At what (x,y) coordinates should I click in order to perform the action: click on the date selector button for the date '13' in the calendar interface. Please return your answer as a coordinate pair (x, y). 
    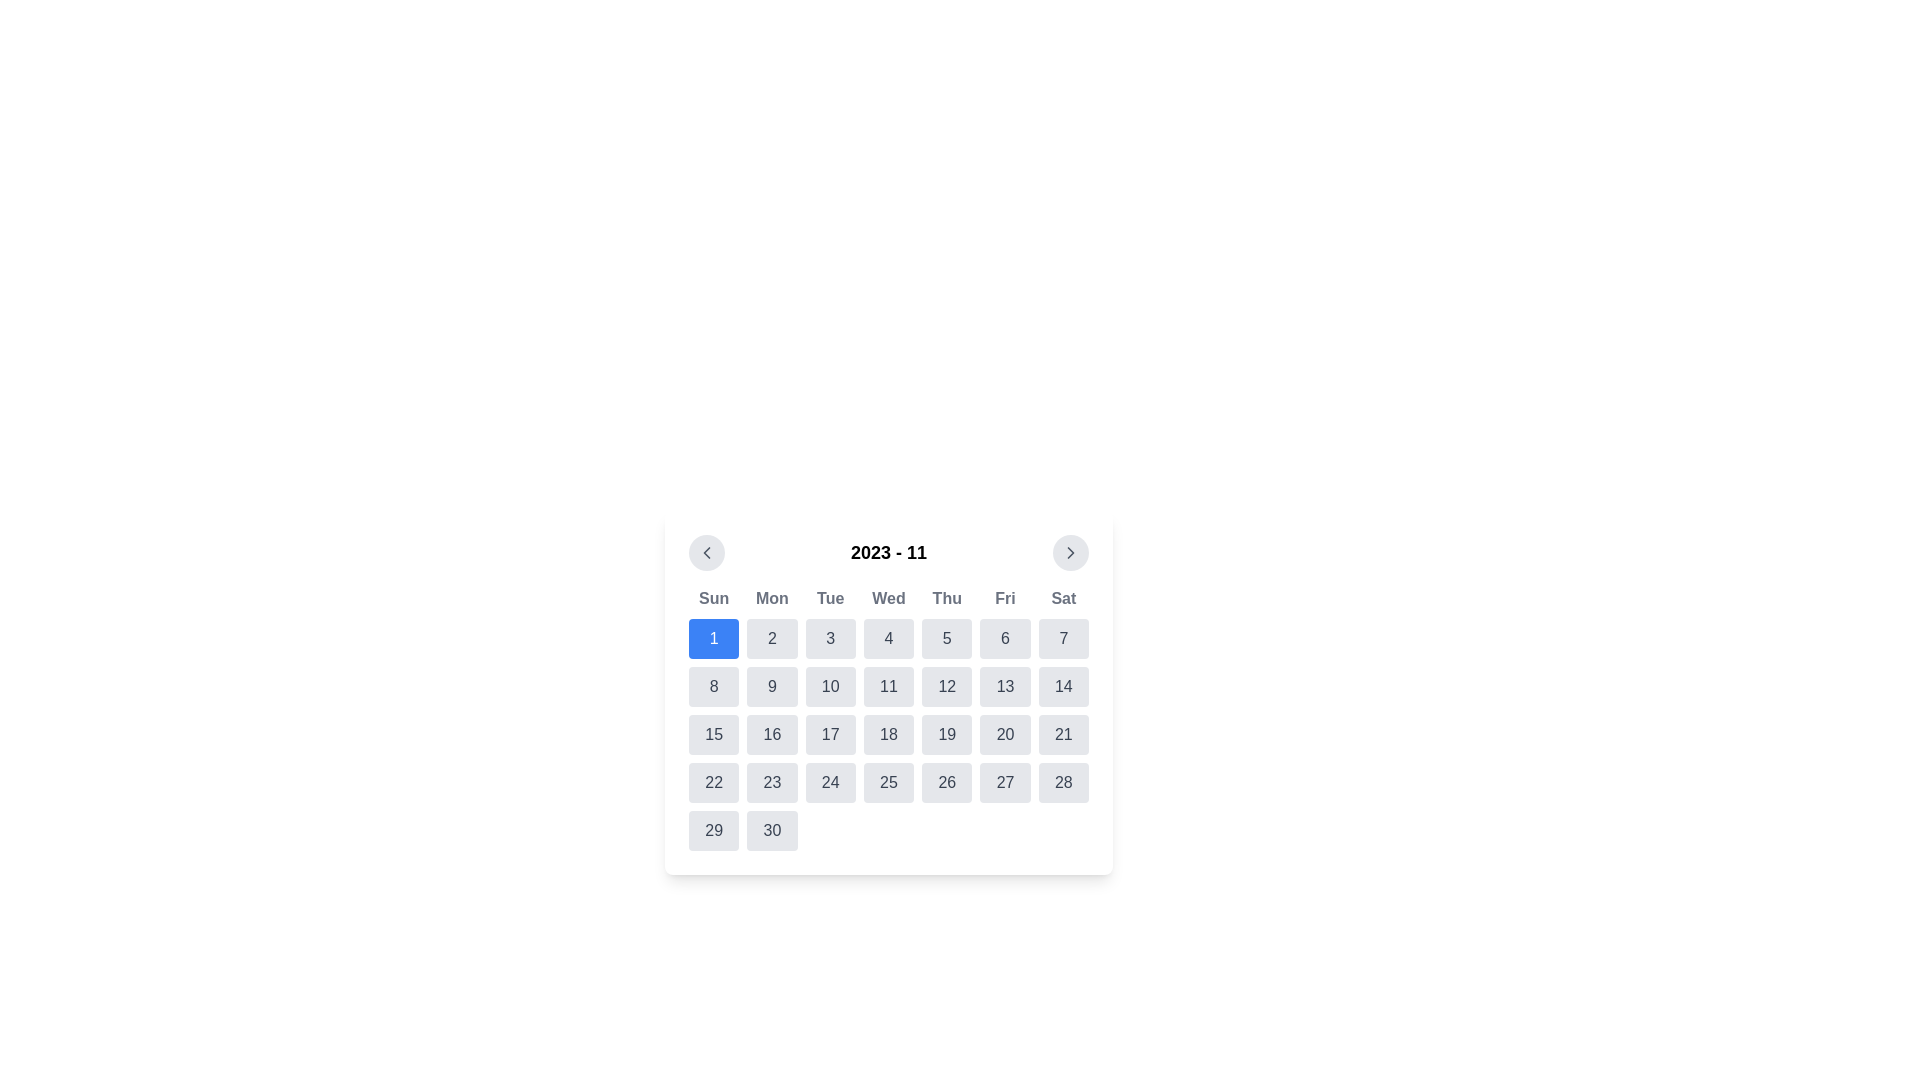
    Looking at the image, I should click on (1005, 685).